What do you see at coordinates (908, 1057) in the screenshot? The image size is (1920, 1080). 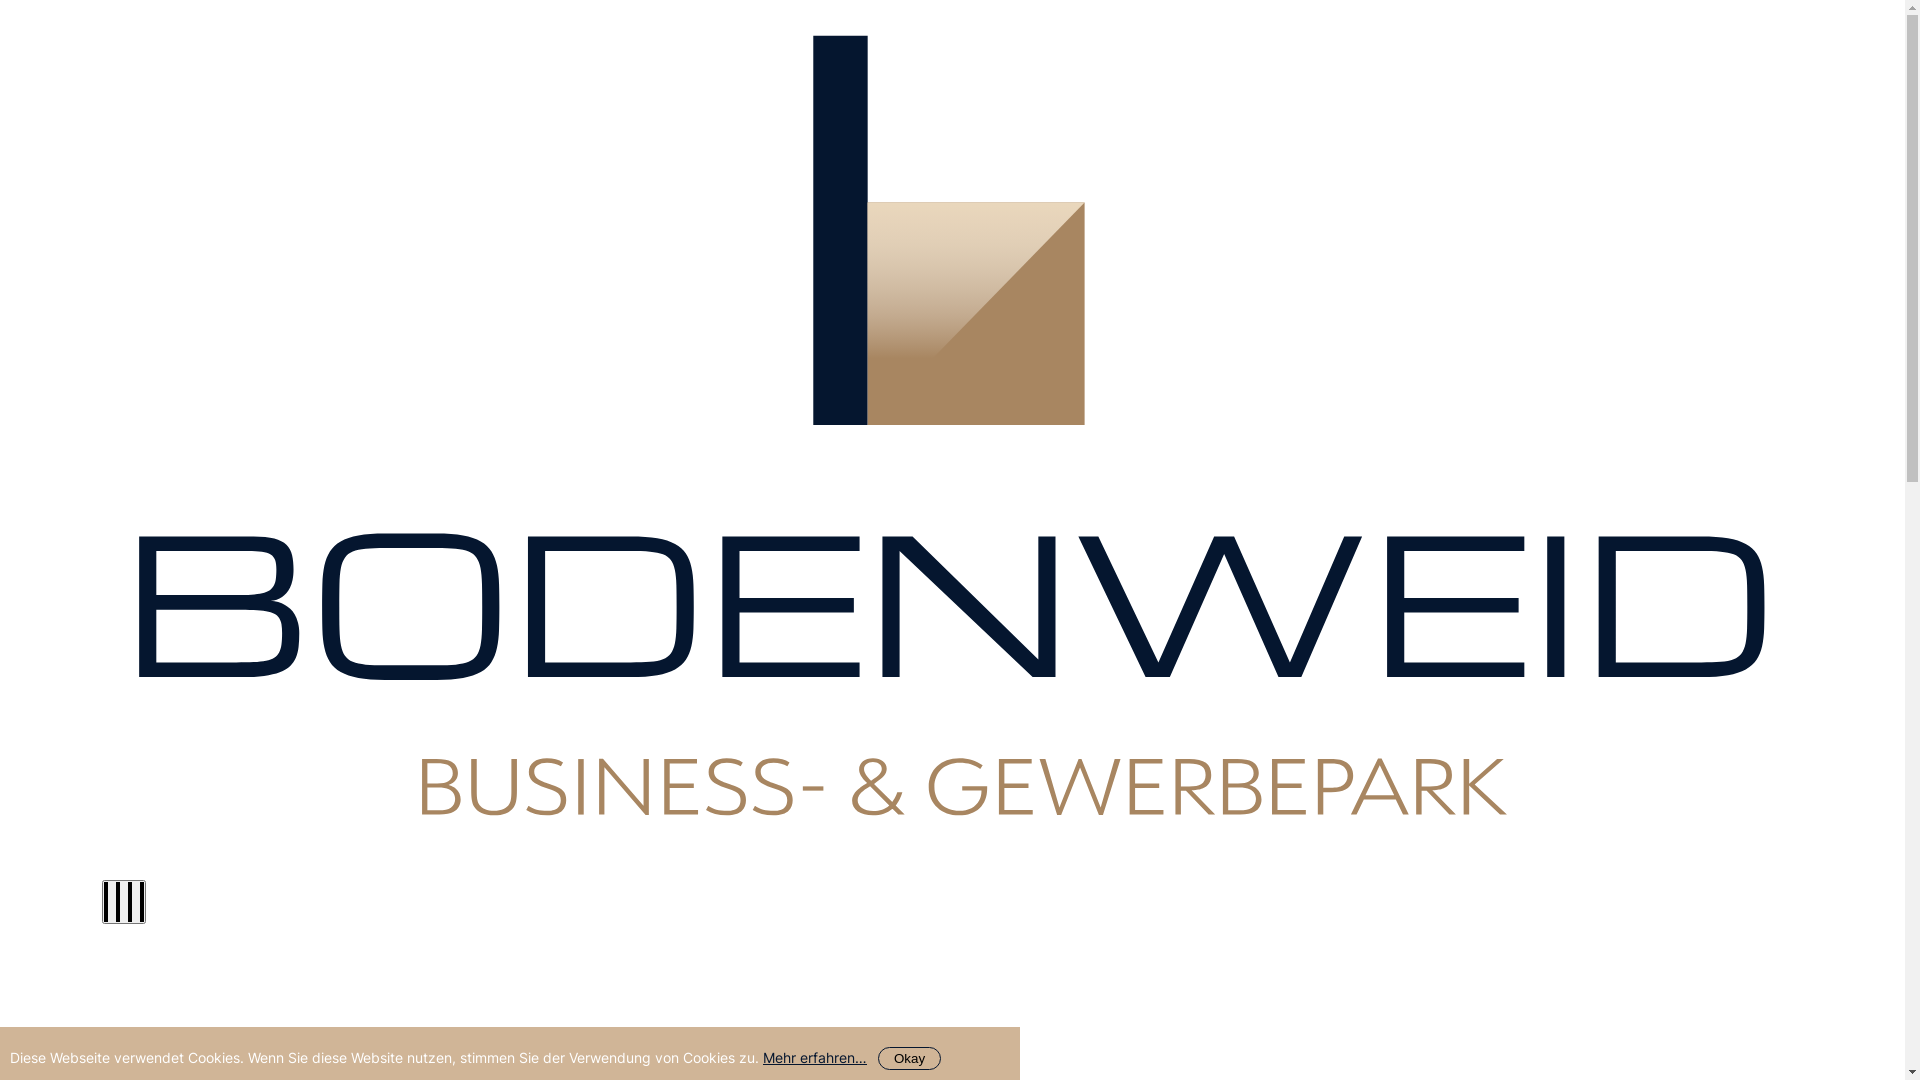 I see `'Okay'` at bounding box center [908, 1057].